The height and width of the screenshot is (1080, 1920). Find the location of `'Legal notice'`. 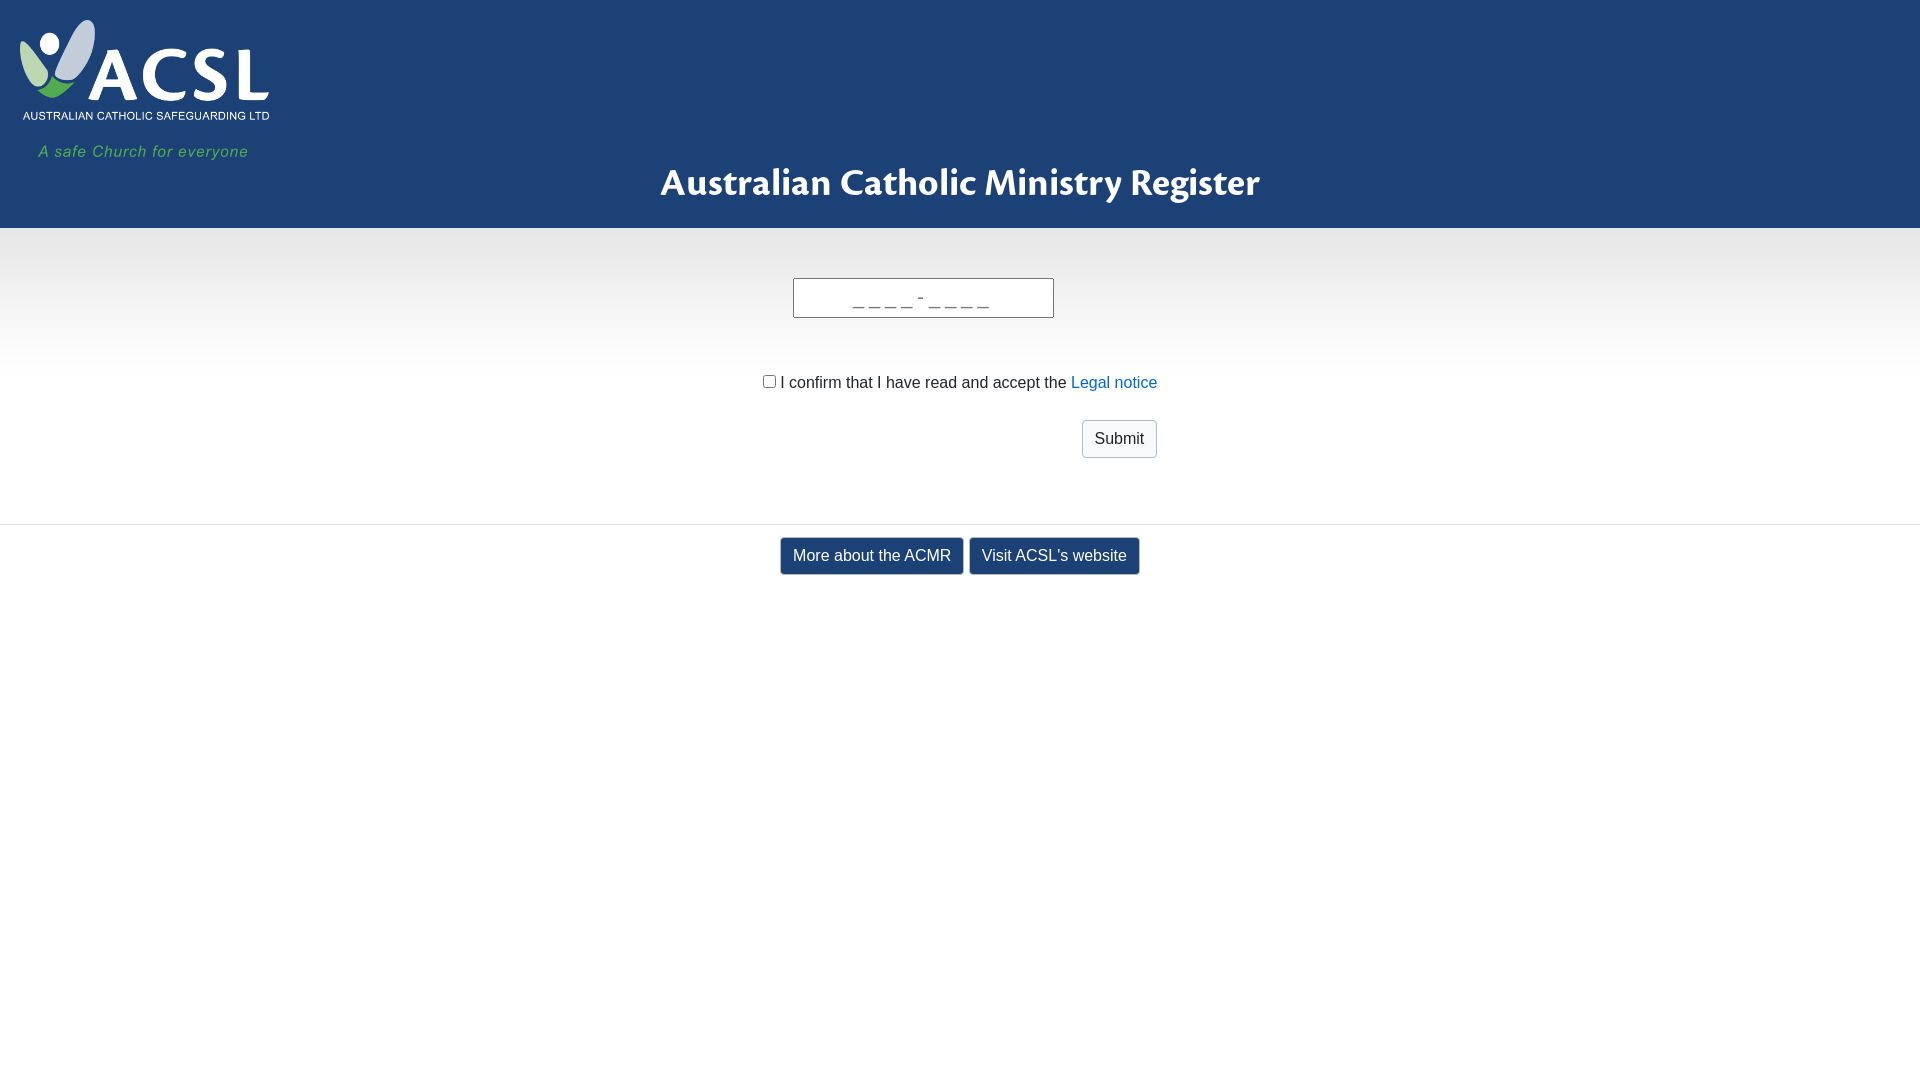

'Legal notice' is located at coordinates (1112, 382).